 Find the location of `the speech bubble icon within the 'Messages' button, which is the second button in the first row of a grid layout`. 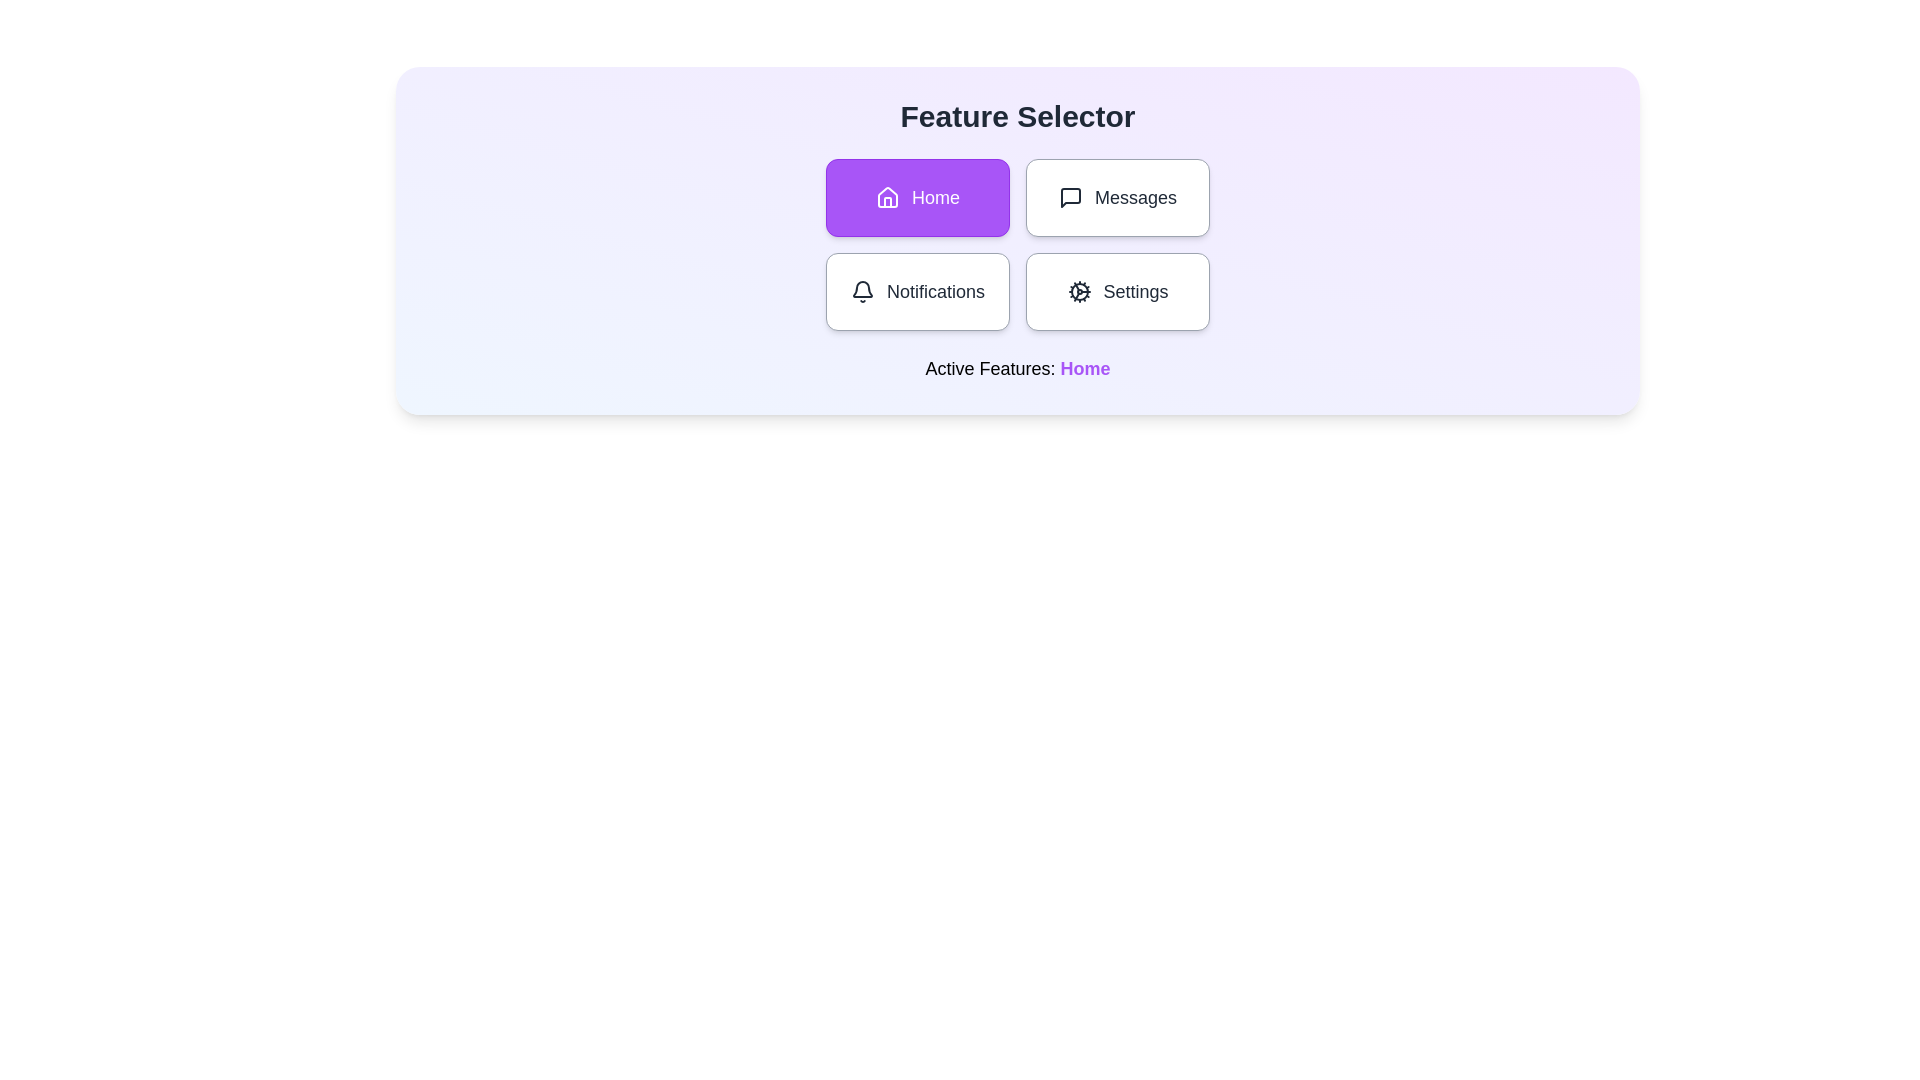

the speech bubble icon within the 'Messages' button, which is the second button in the first row of a grid layout is located at coordinates (1069, 197).